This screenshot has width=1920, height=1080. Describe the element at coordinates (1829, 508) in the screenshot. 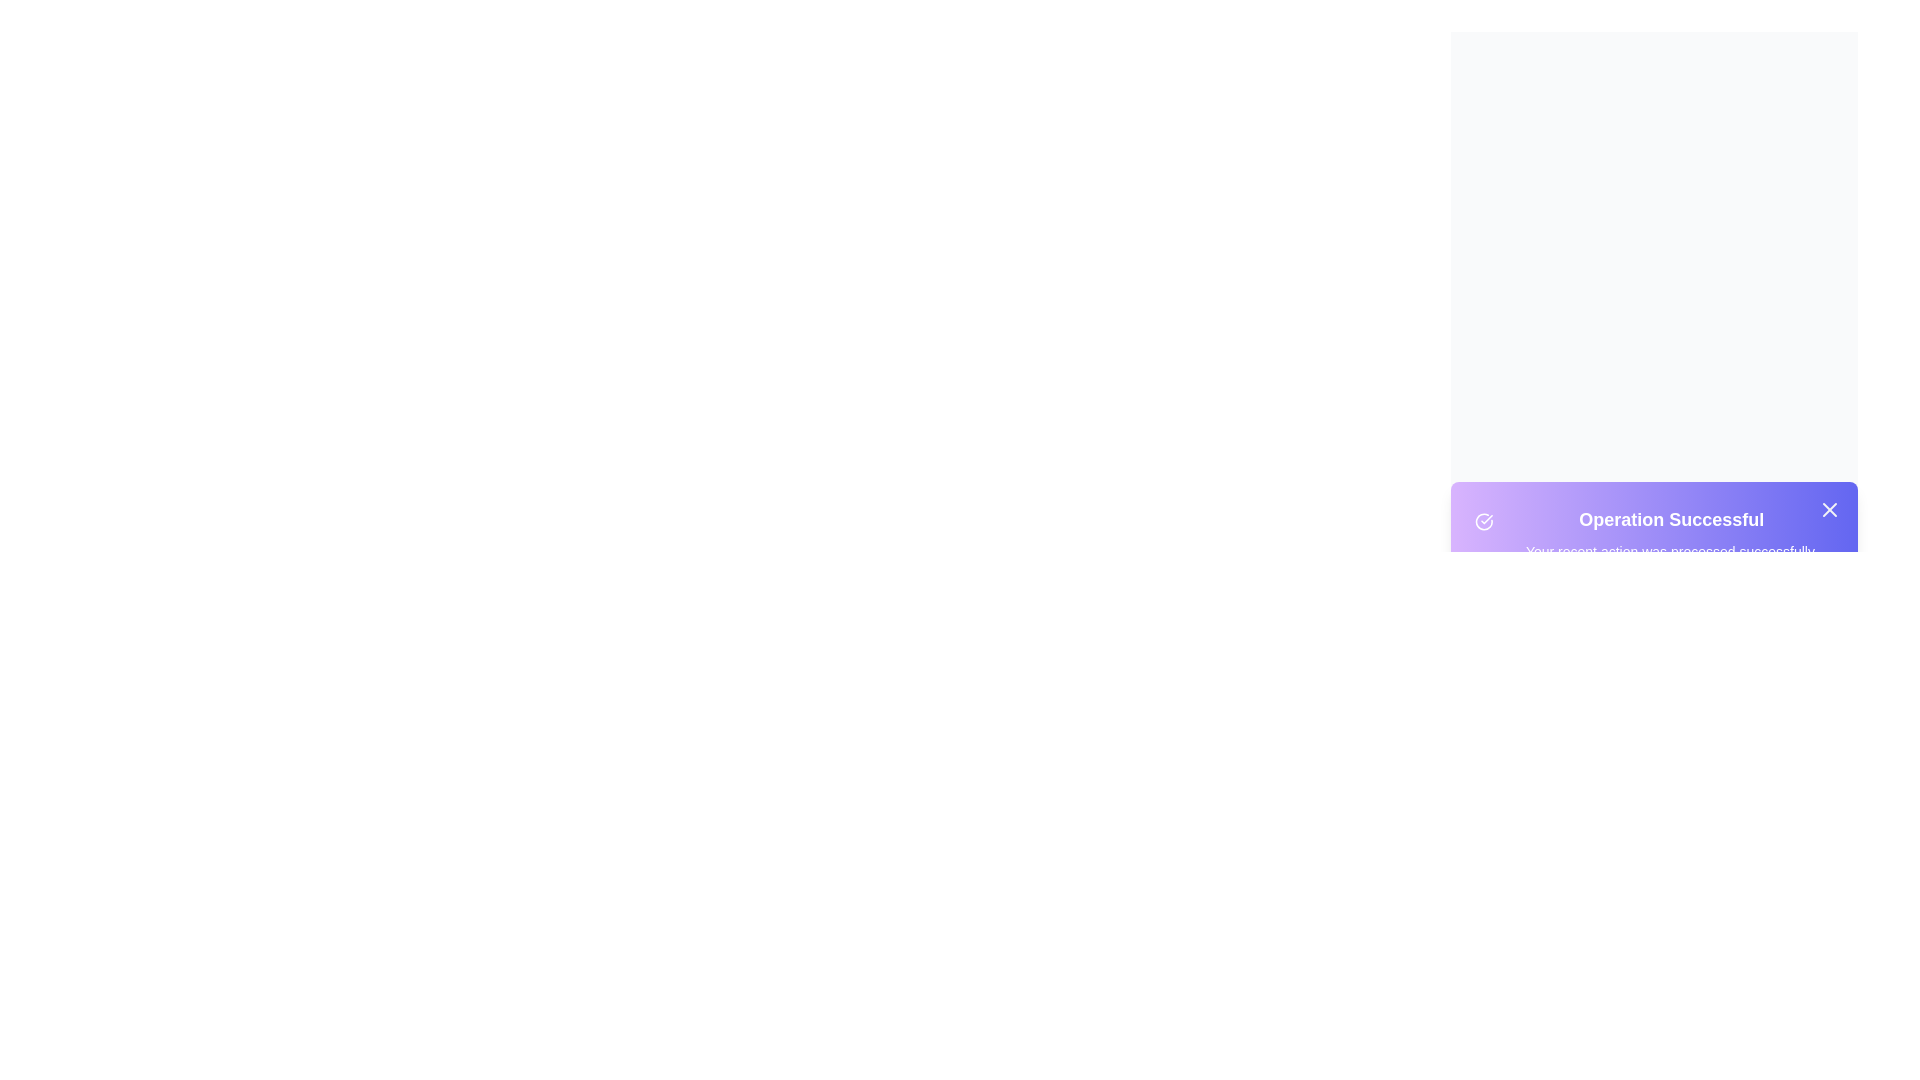

I see `close button to dismiss the notification` at that location.